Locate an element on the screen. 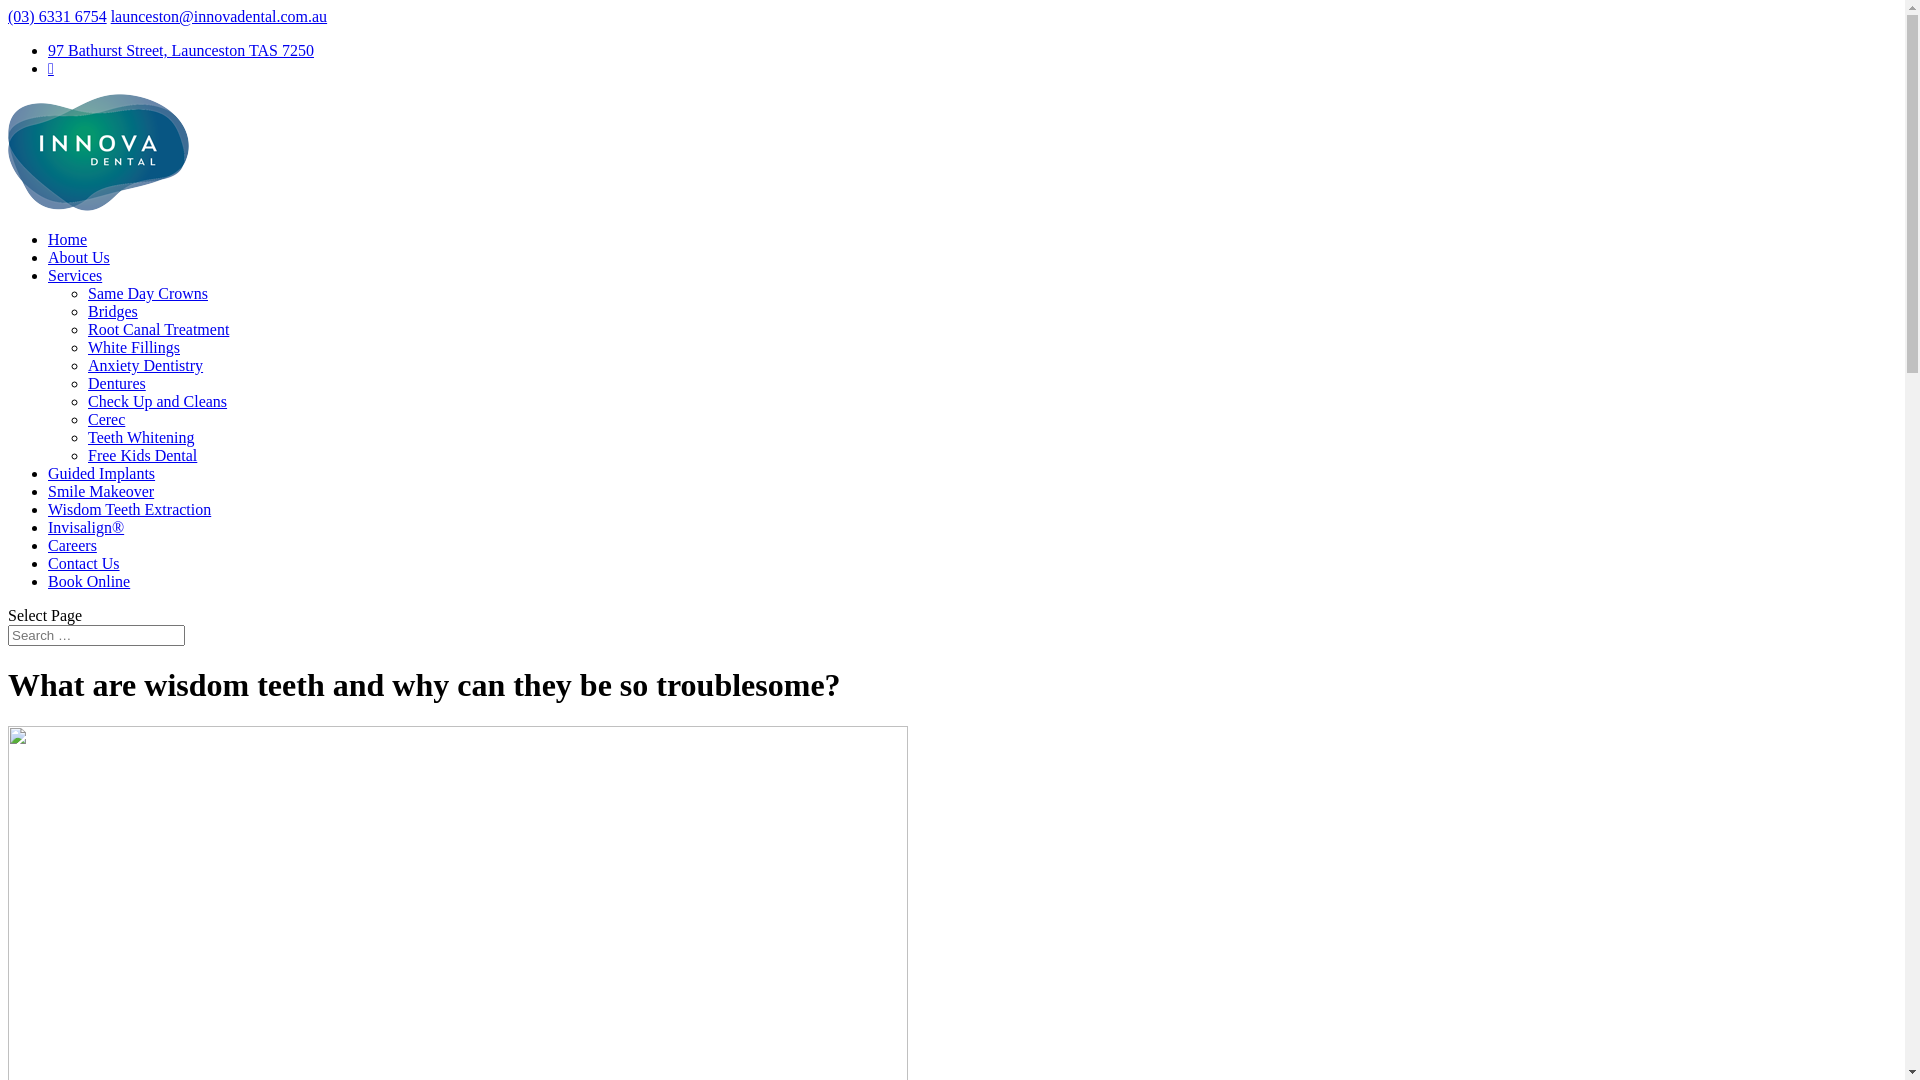  'Book Online' is located at coordinates (88, 581).